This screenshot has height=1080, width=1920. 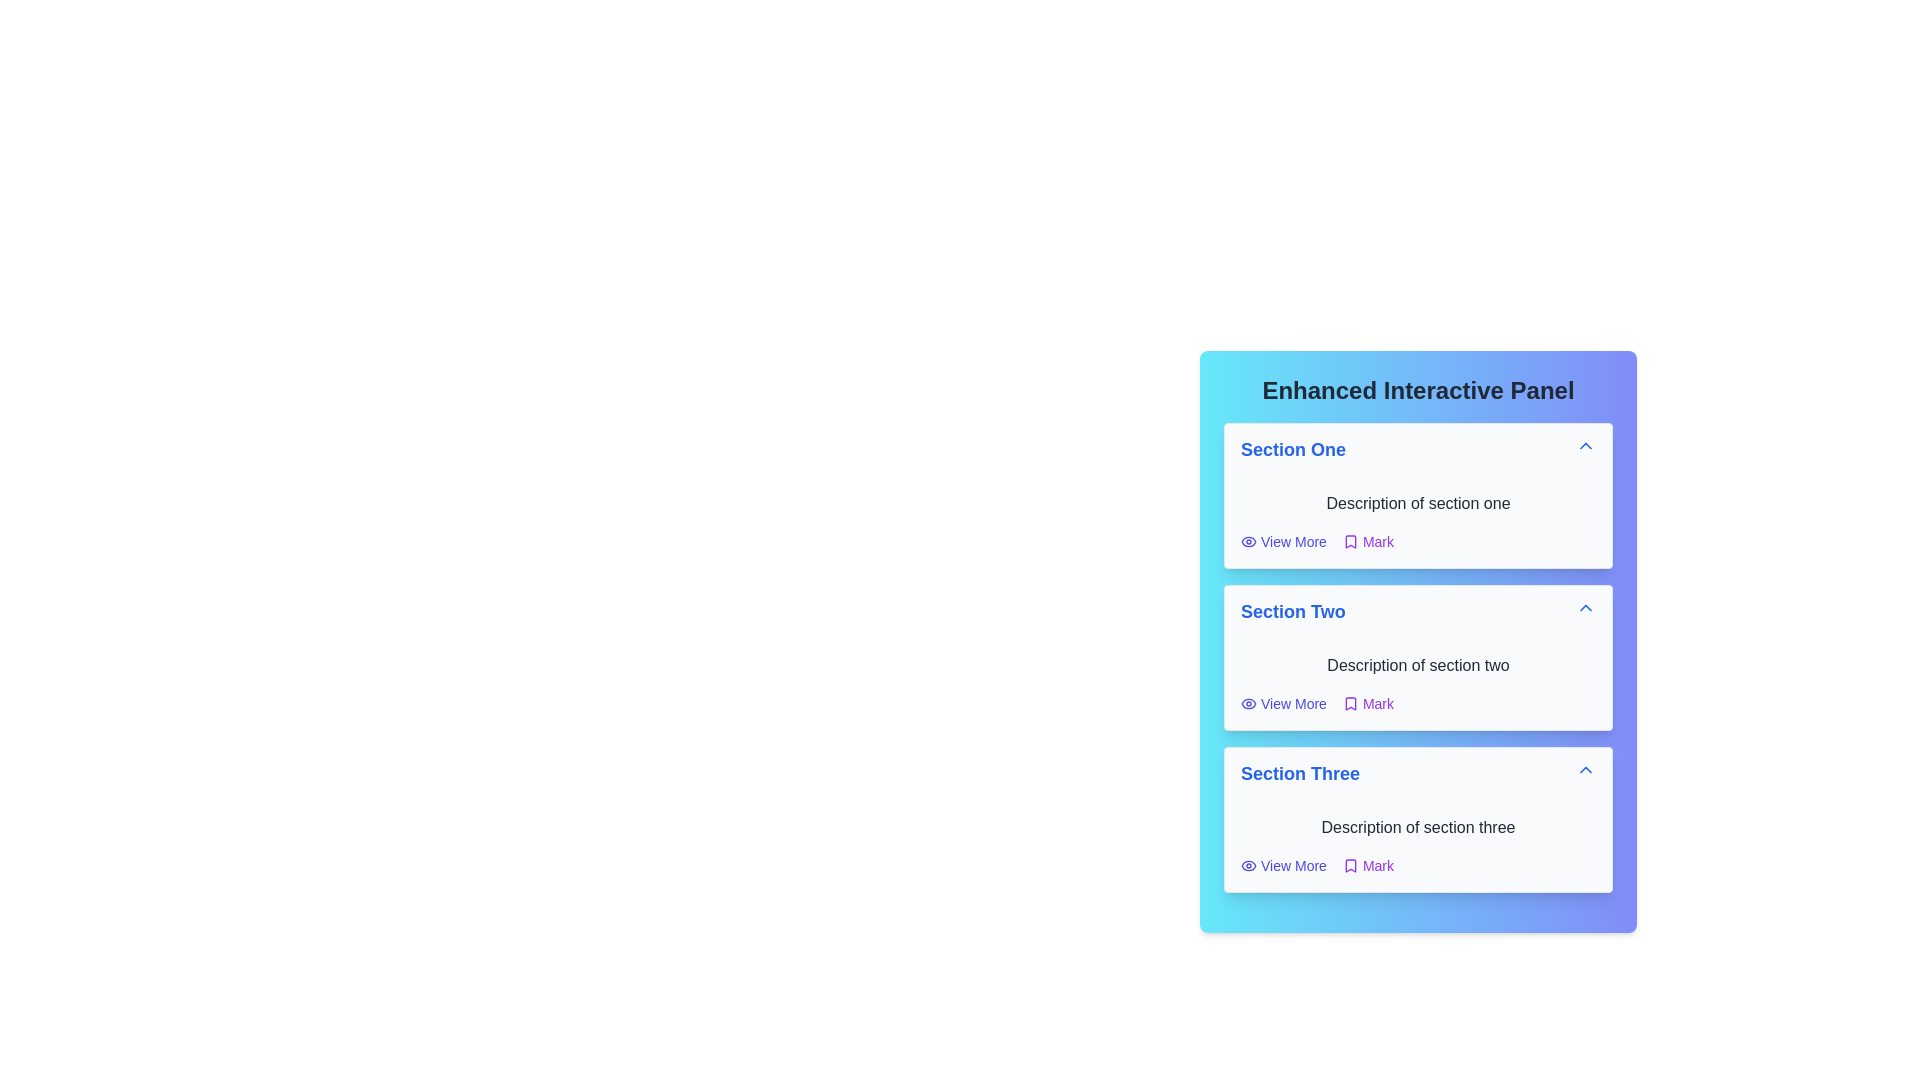 What do you see at coordinates (1283, 865) in the screenshot?
I see `the clickable link styled with an icon labeled 'View More' located in the bottom left corner of the 'Section Three' panel` at bounding box center [1283, 865].